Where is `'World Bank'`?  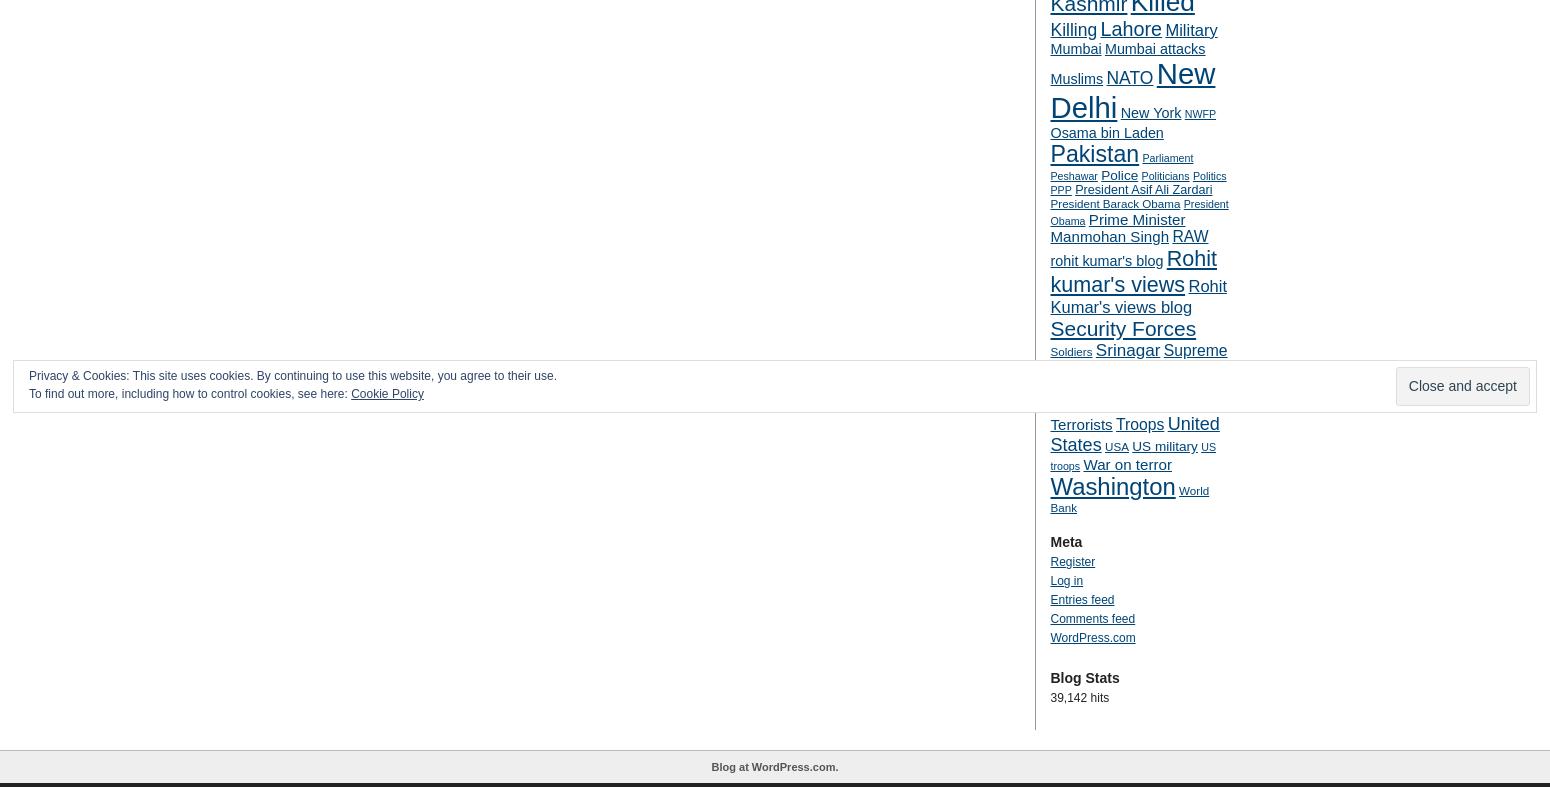
'World Bank' is located at coordinates (1128, 499).